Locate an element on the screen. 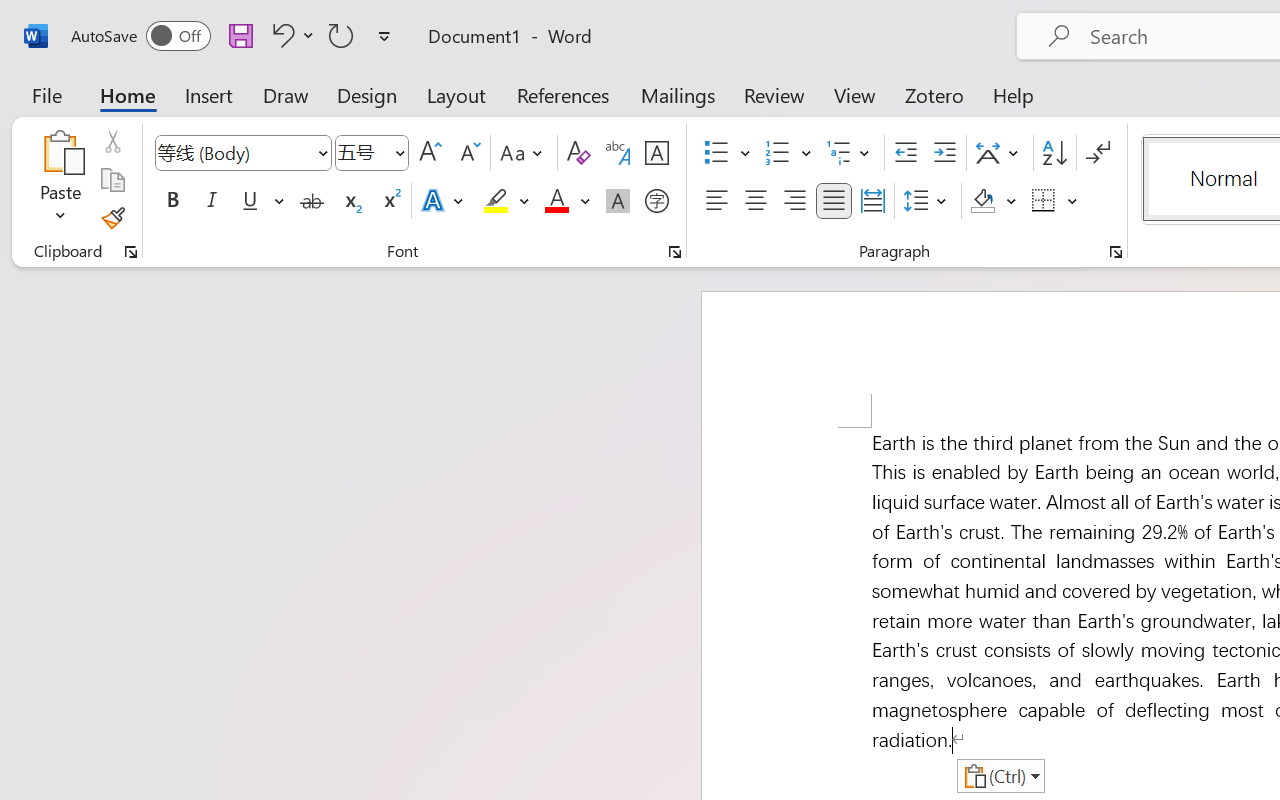 The width and height of the screenshot is (1280, 800). 'Shading RGB(0, 0, 0)' is located at coordinates (983, 201).